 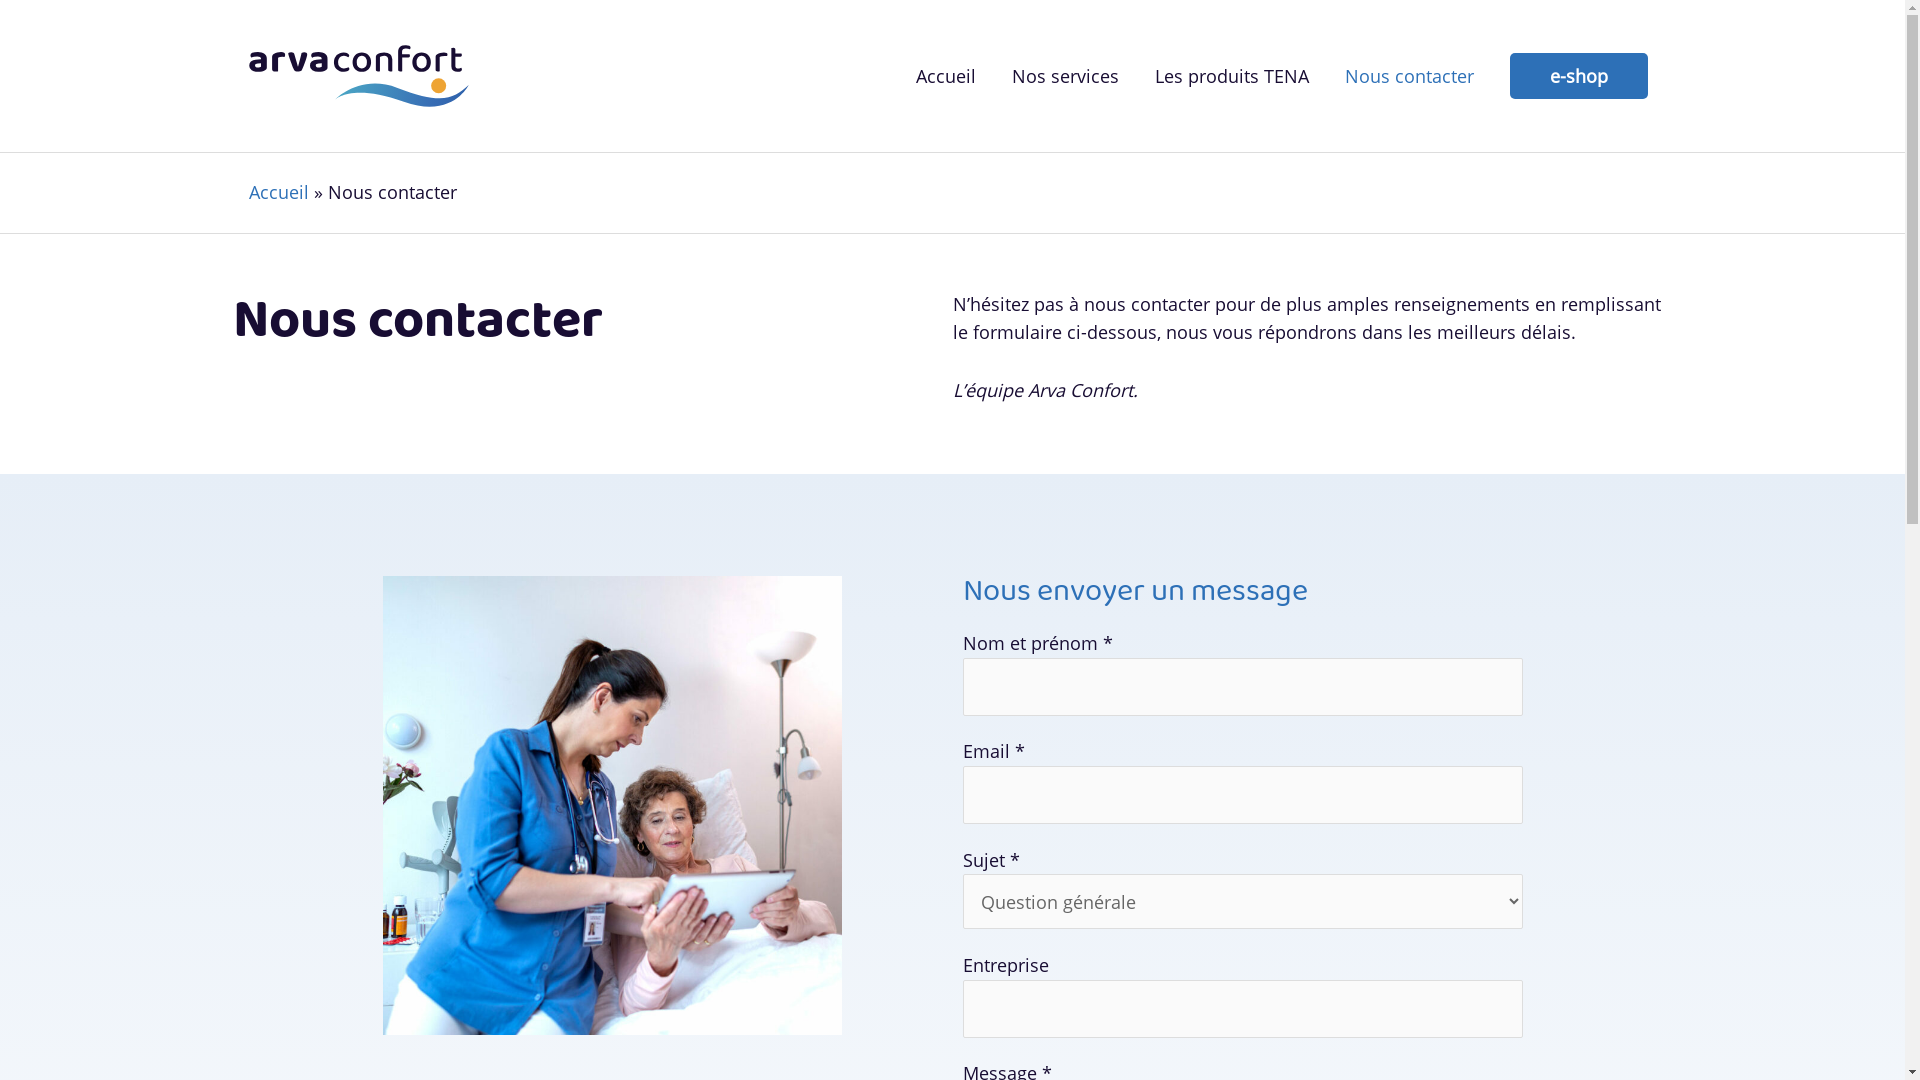 What do you see at coordinates (277, 192) in the screenshot?
I see `'Accueil'` at bounding box center [277, 192].